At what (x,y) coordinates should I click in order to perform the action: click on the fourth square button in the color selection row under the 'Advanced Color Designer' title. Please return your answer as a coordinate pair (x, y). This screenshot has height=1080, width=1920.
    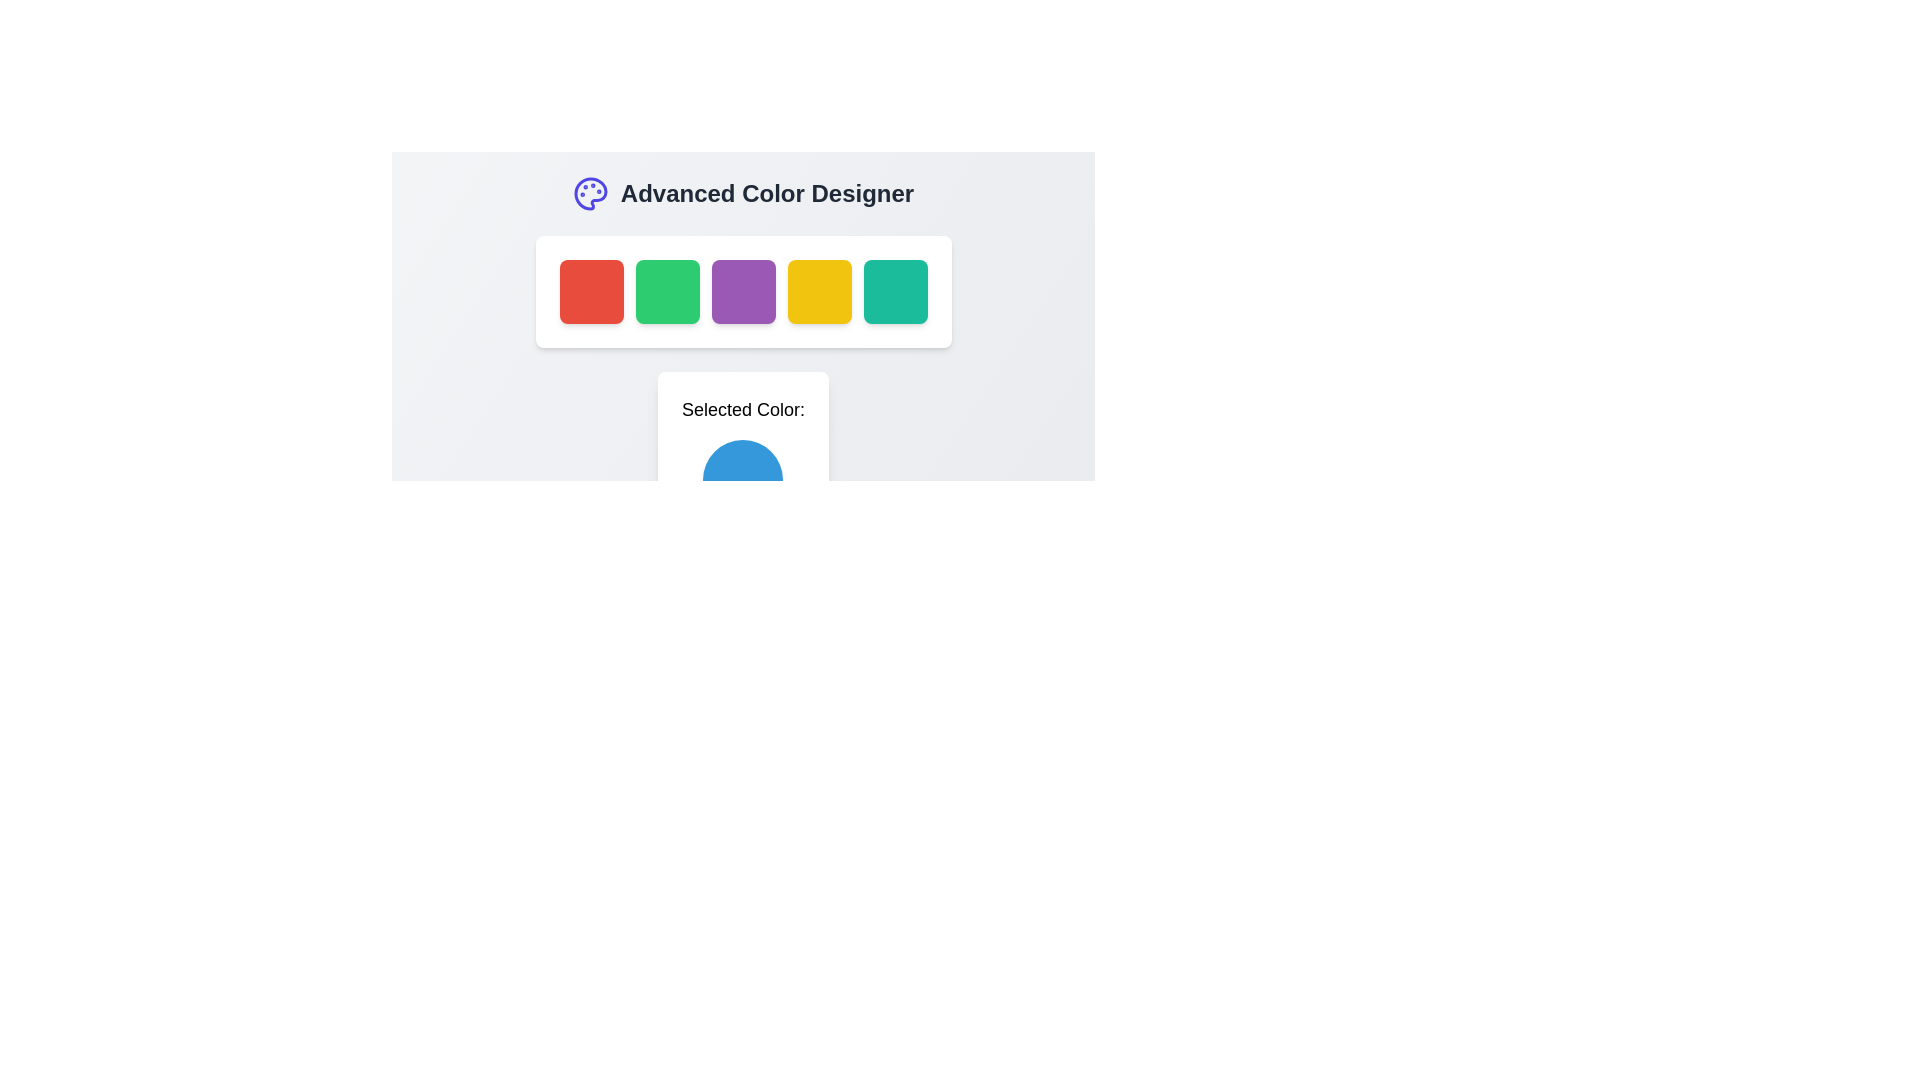
    Looking at the image, I should click on (819, 292).